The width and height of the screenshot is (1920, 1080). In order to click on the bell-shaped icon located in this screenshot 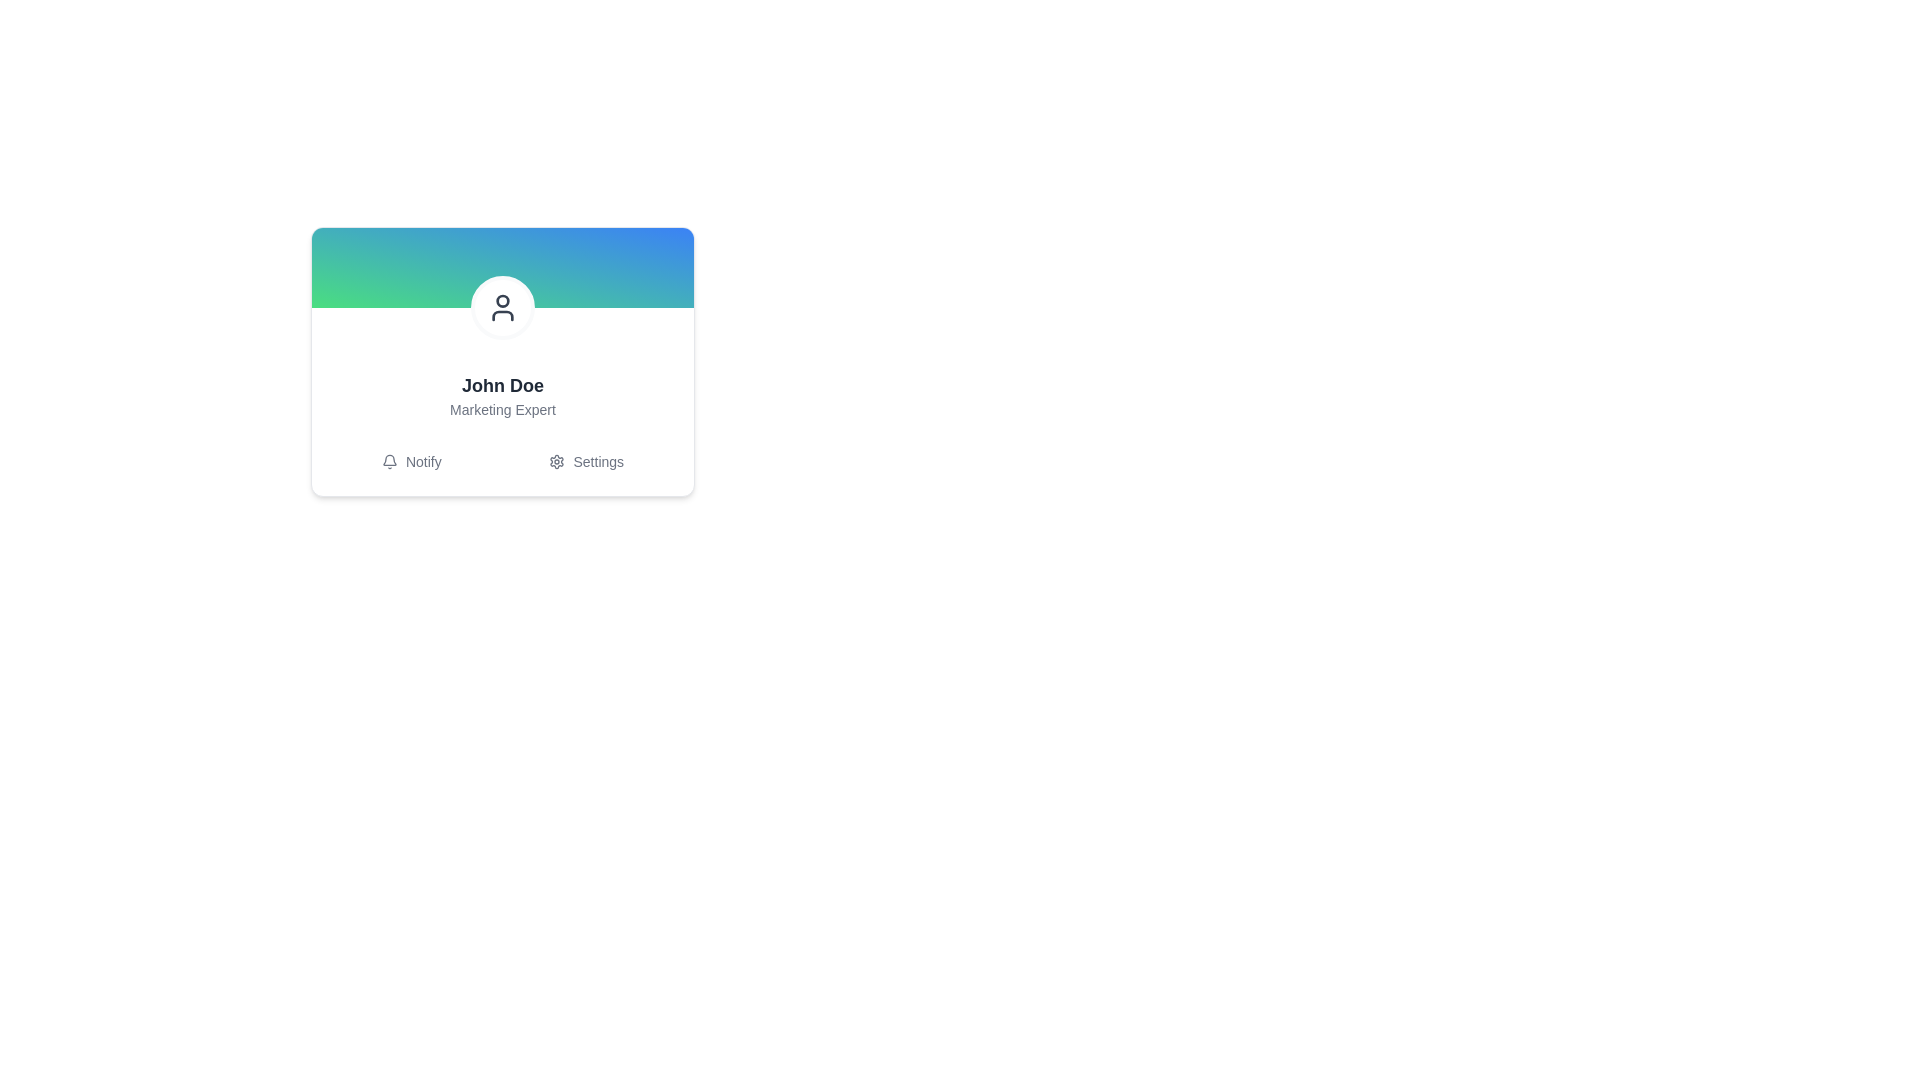, I will do `click(389, 462)`.